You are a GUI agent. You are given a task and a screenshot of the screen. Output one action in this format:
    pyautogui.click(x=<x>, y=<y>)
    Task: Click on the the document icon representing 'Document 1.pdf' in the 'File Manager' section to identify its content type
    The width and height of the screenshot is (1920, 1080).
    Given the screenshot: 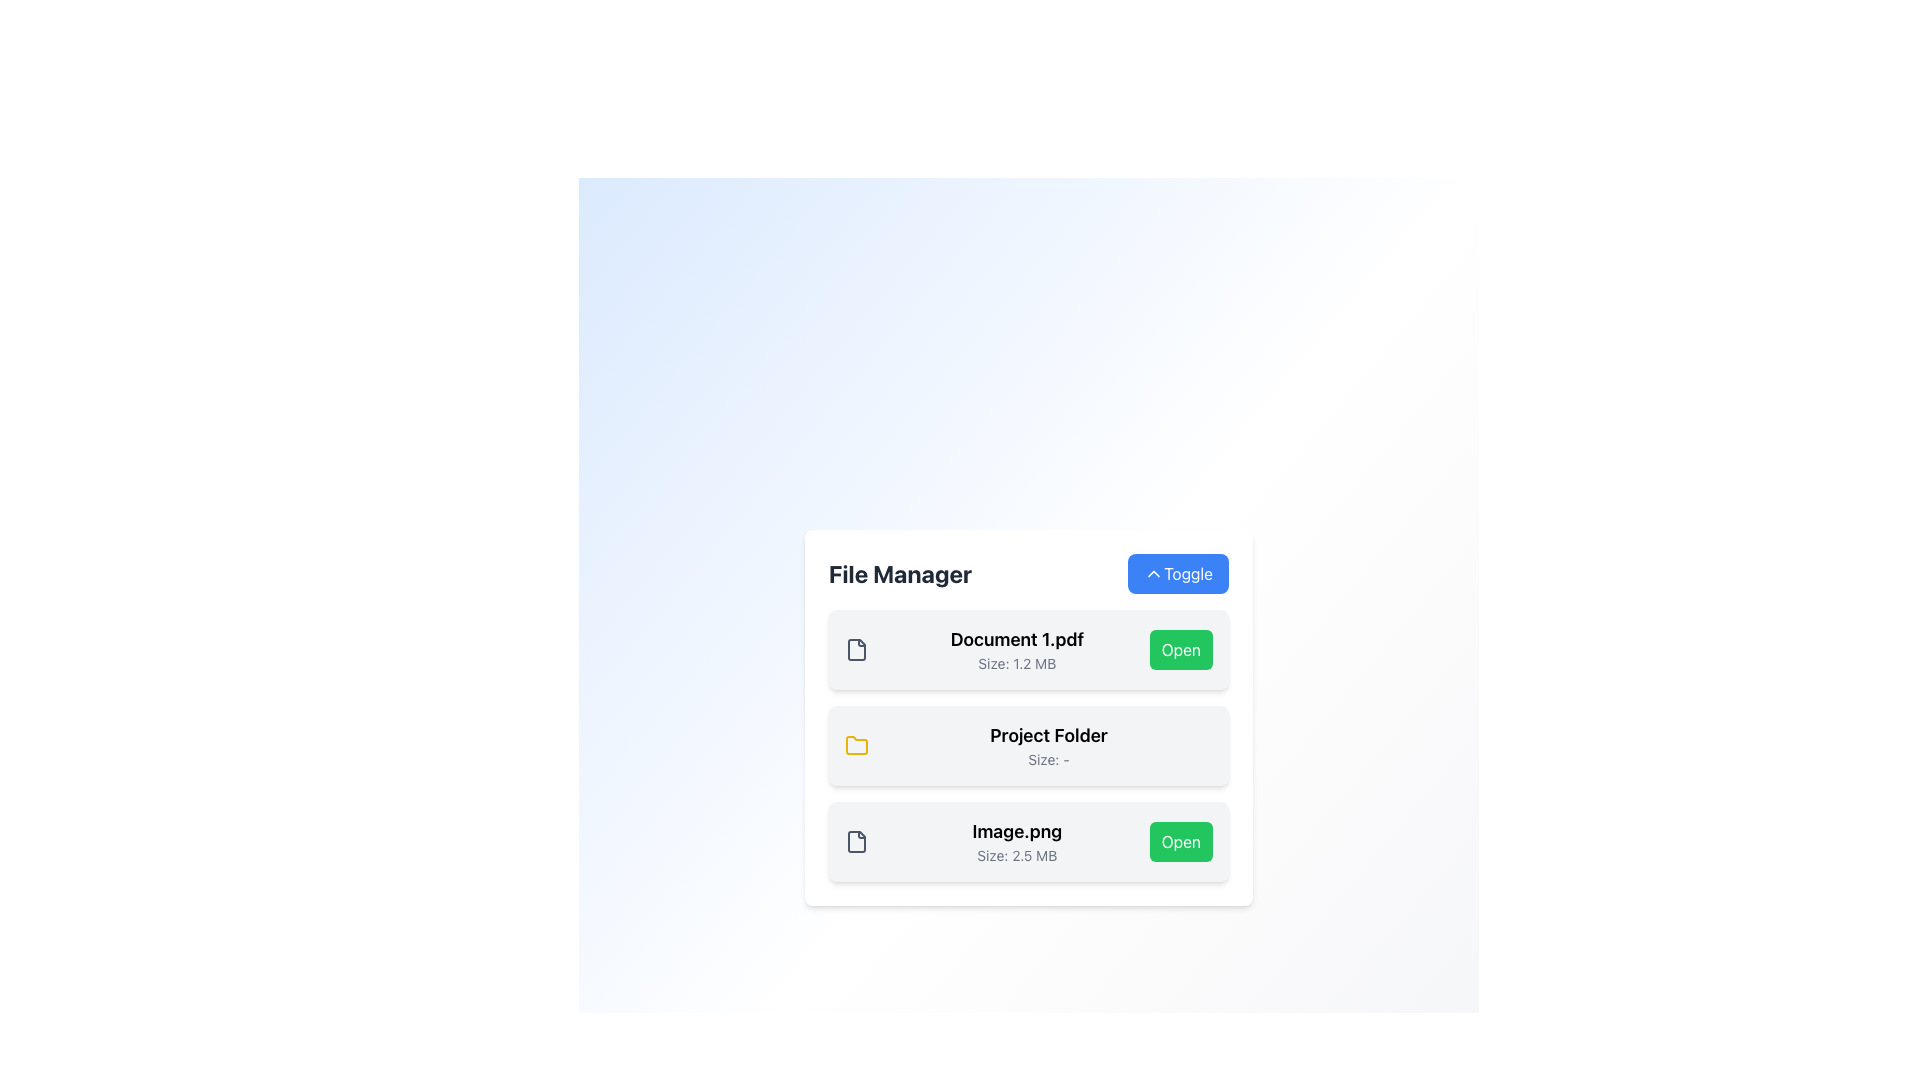 What is the action you would take?
    pyautogui.click(x=857, y=650)
    